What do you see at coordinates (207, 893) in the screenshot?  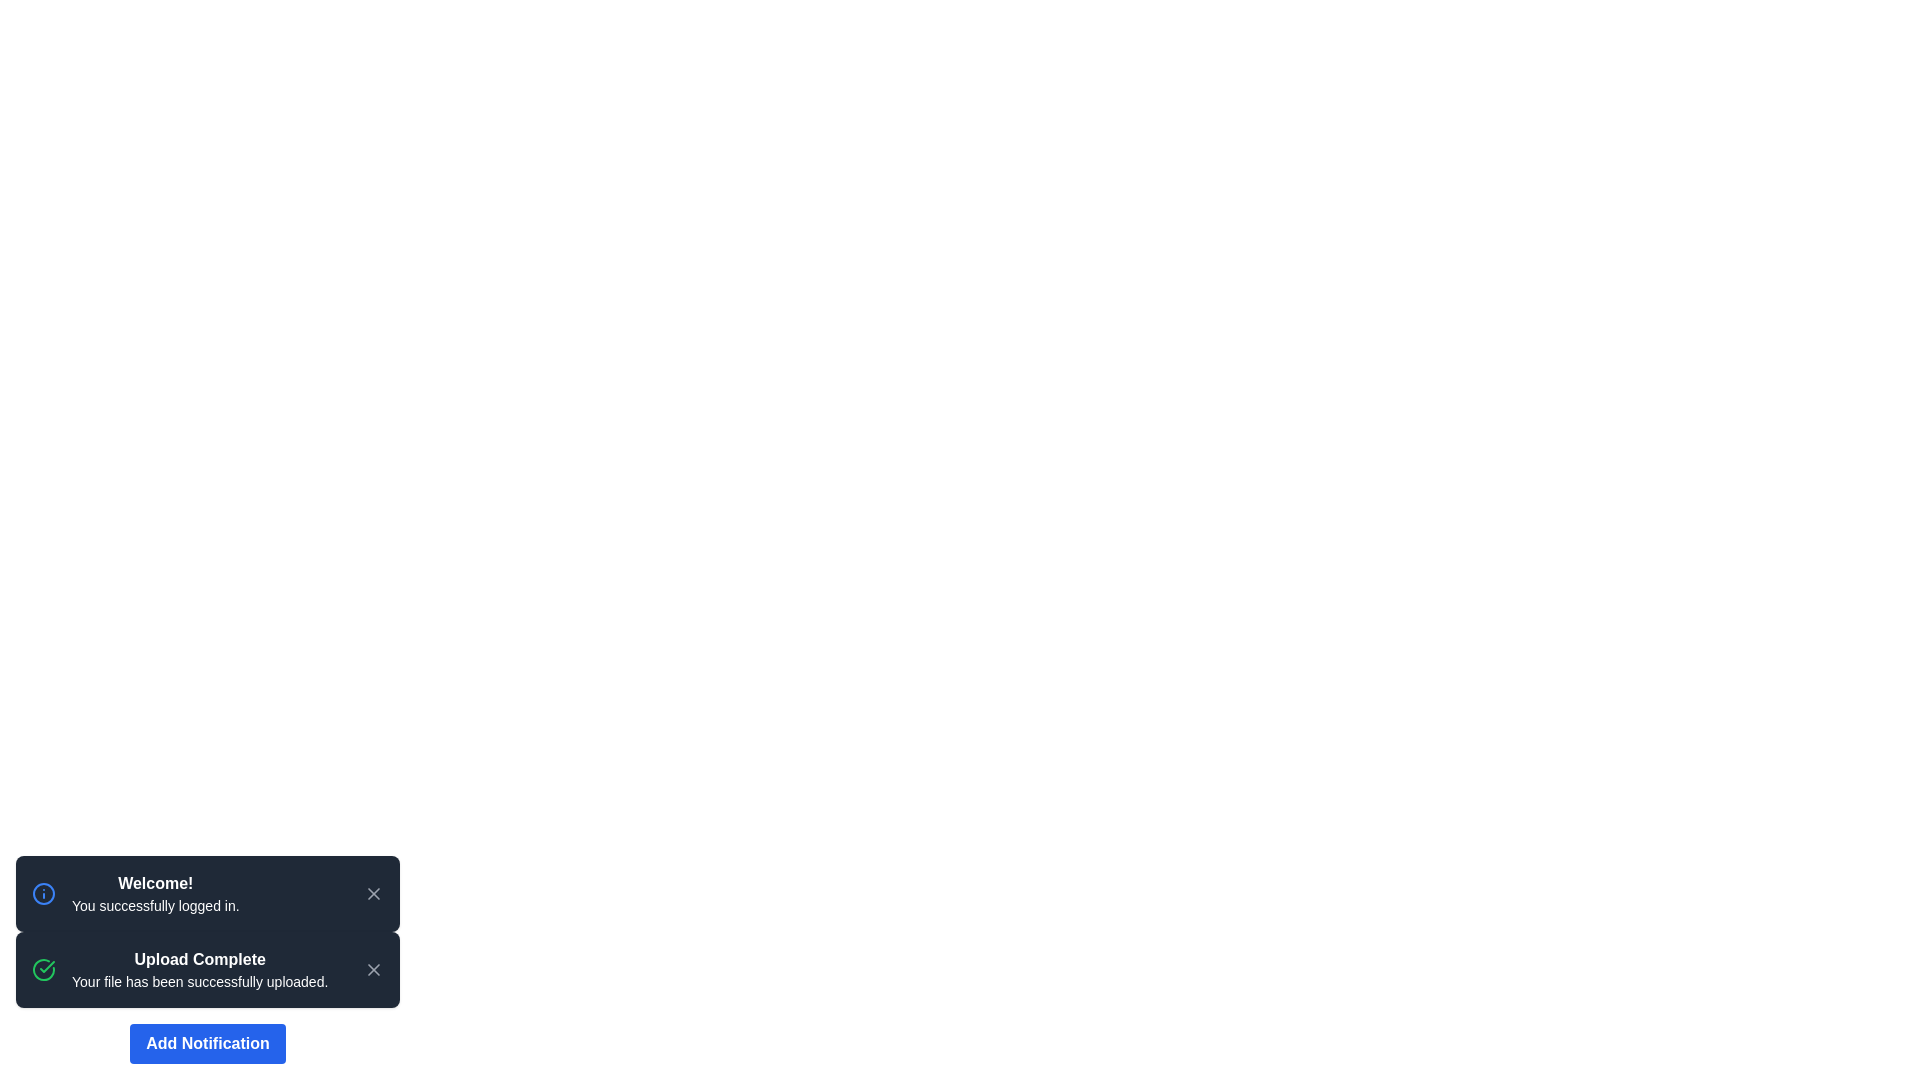 I see `notification displayed in the rectangular notification box with bold text saying 'Welcome!' and a smaller text underneath reading 'You successfully logged in.', located at the bottom-left corner of the viewport` at bounding box center [207, 893].